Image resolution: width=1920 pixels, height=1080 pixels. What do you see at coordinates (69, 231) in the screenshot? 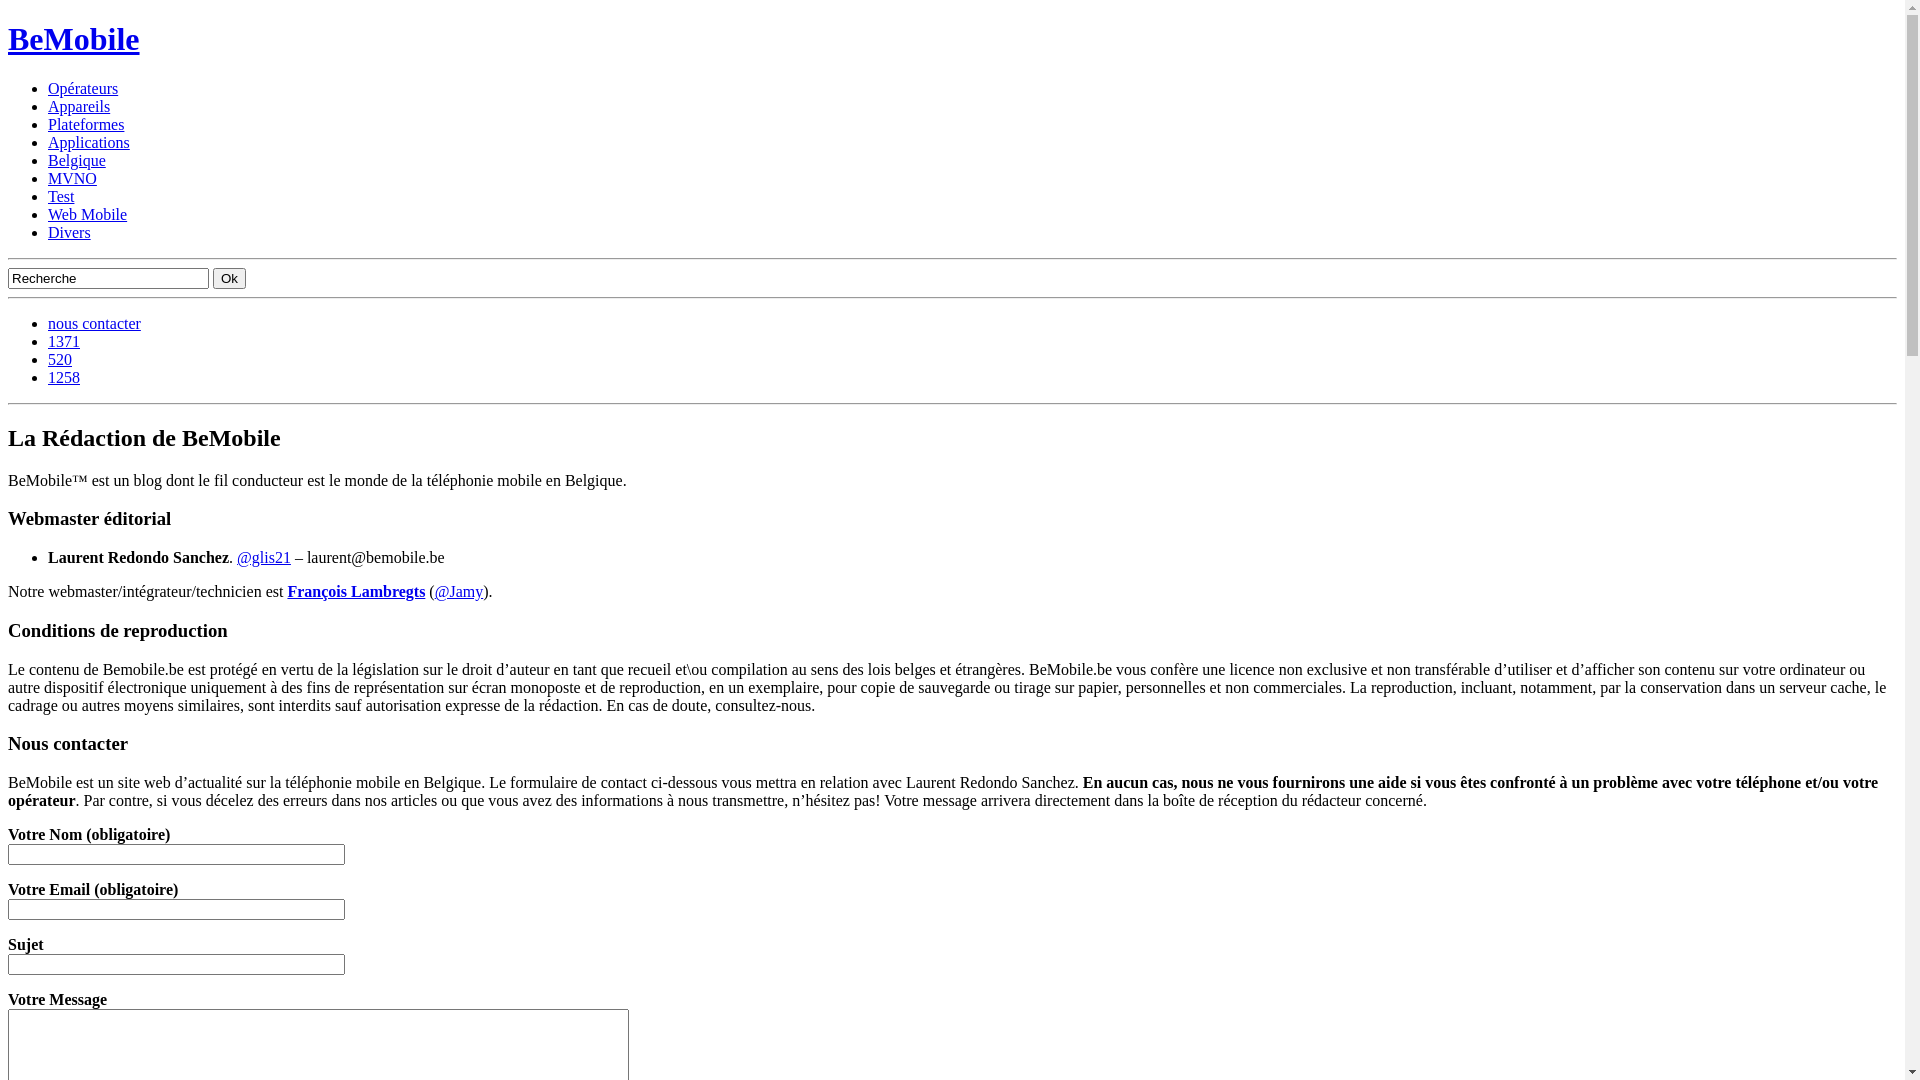
I see `'Divers'` at bounding box center [69, 231].